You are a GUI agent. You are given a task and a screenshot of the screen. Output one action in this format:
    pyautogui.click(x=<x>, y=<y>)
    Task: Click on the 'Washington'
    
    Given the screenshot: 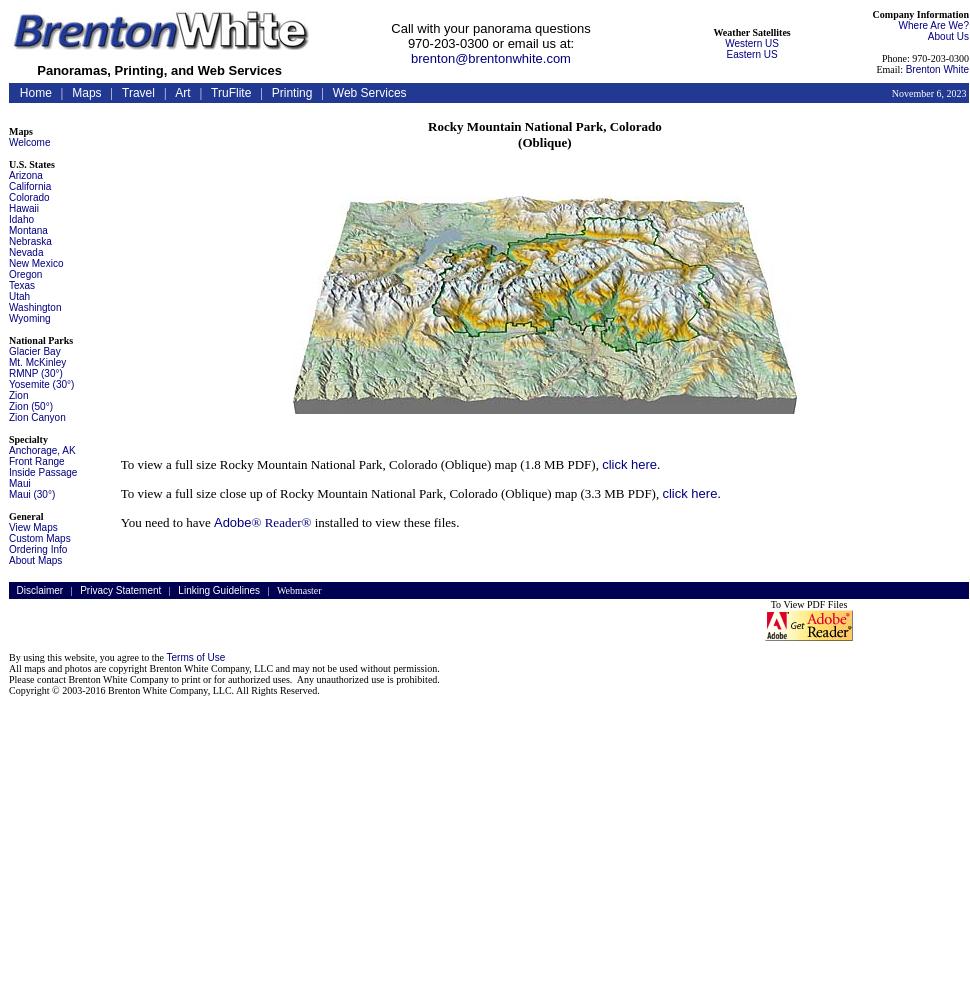 What is the action you would take?
    pyautogui.click(x=35, y=307)
    